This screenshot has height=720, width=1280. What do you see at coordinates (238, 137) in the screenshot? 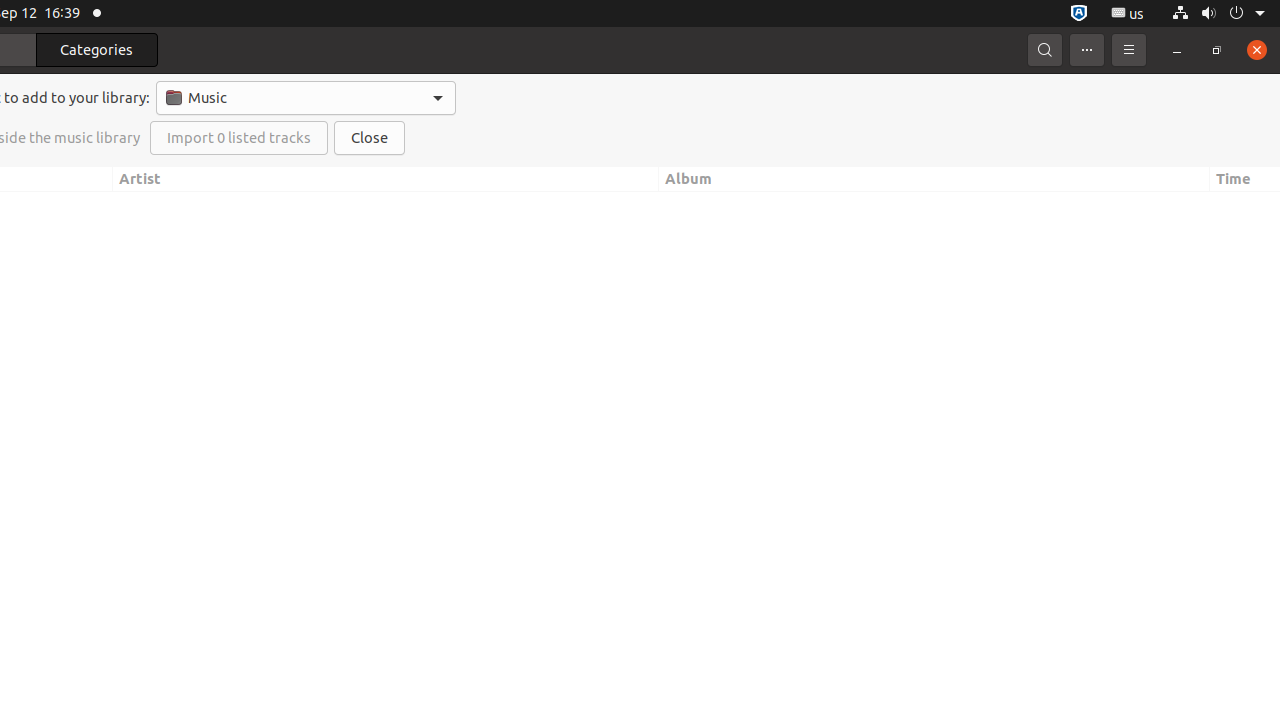
I see `'Import 0 listed tracks'` at bounding box center [238, 137].